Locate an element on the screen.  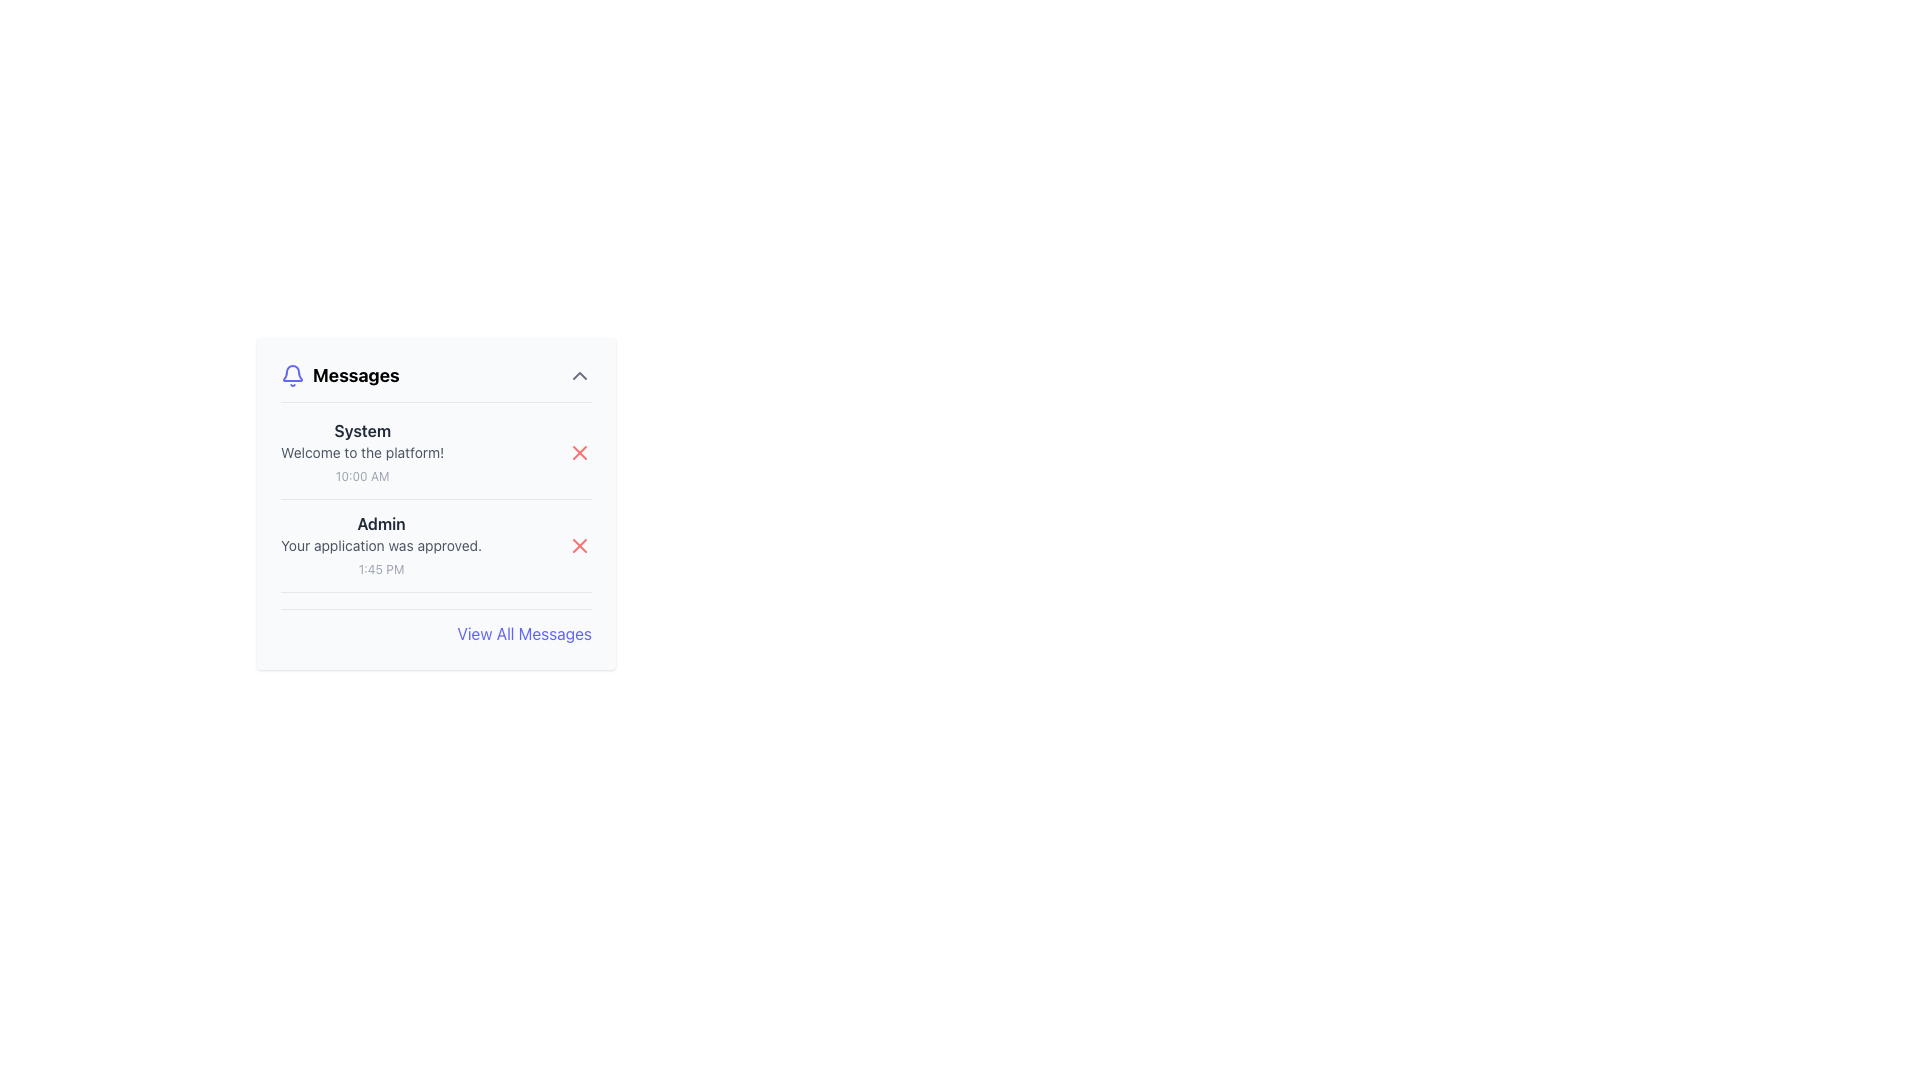
the text label that identifies the sender of a message, located at the top-left of the message group is located at coordinates (381, 523).